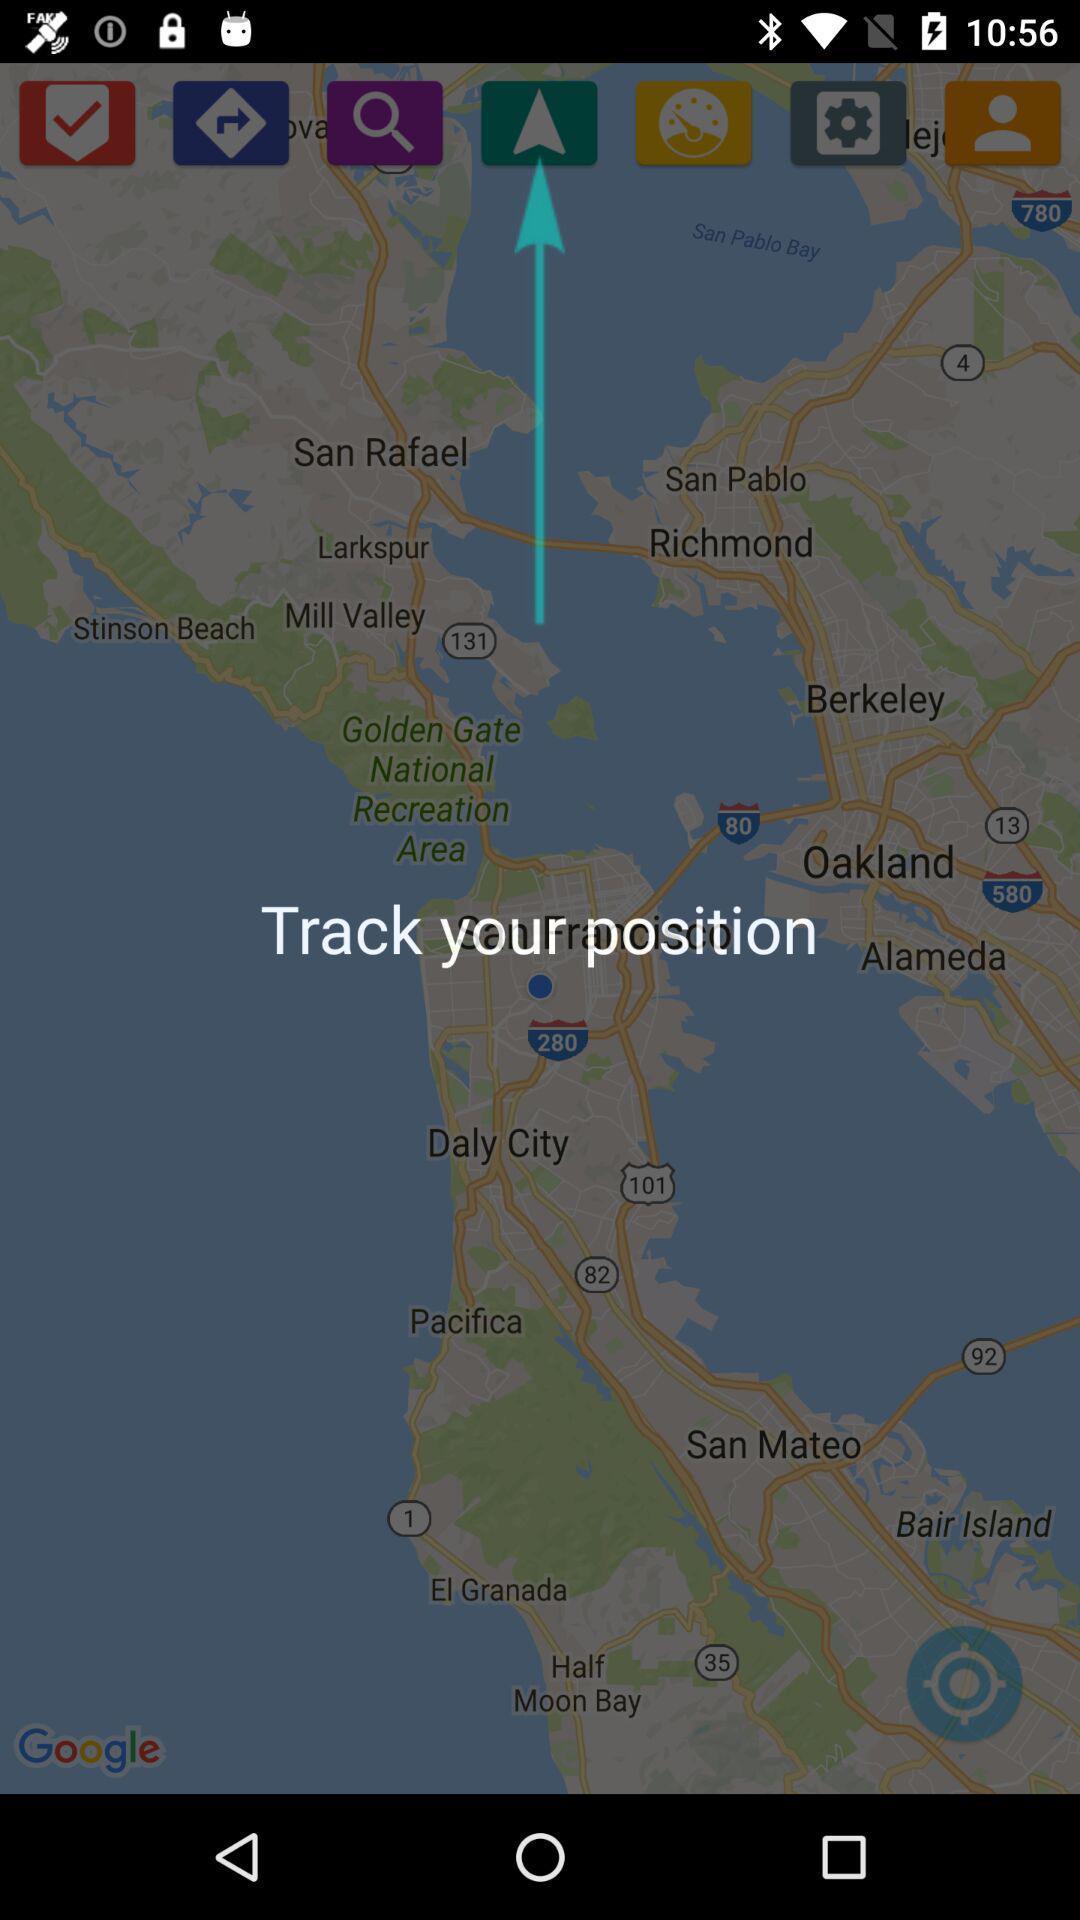  What do you see at coordinates (384, 121) in the screenshot?
I see `search area` at bounding box center [384, 121].